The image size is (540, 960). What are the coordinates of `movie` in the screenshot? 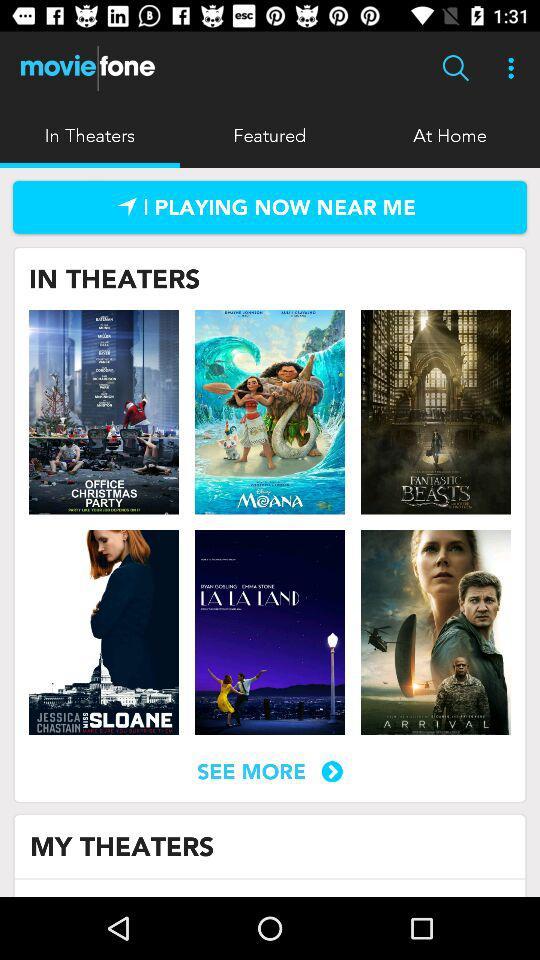 It's located at (434, 631).